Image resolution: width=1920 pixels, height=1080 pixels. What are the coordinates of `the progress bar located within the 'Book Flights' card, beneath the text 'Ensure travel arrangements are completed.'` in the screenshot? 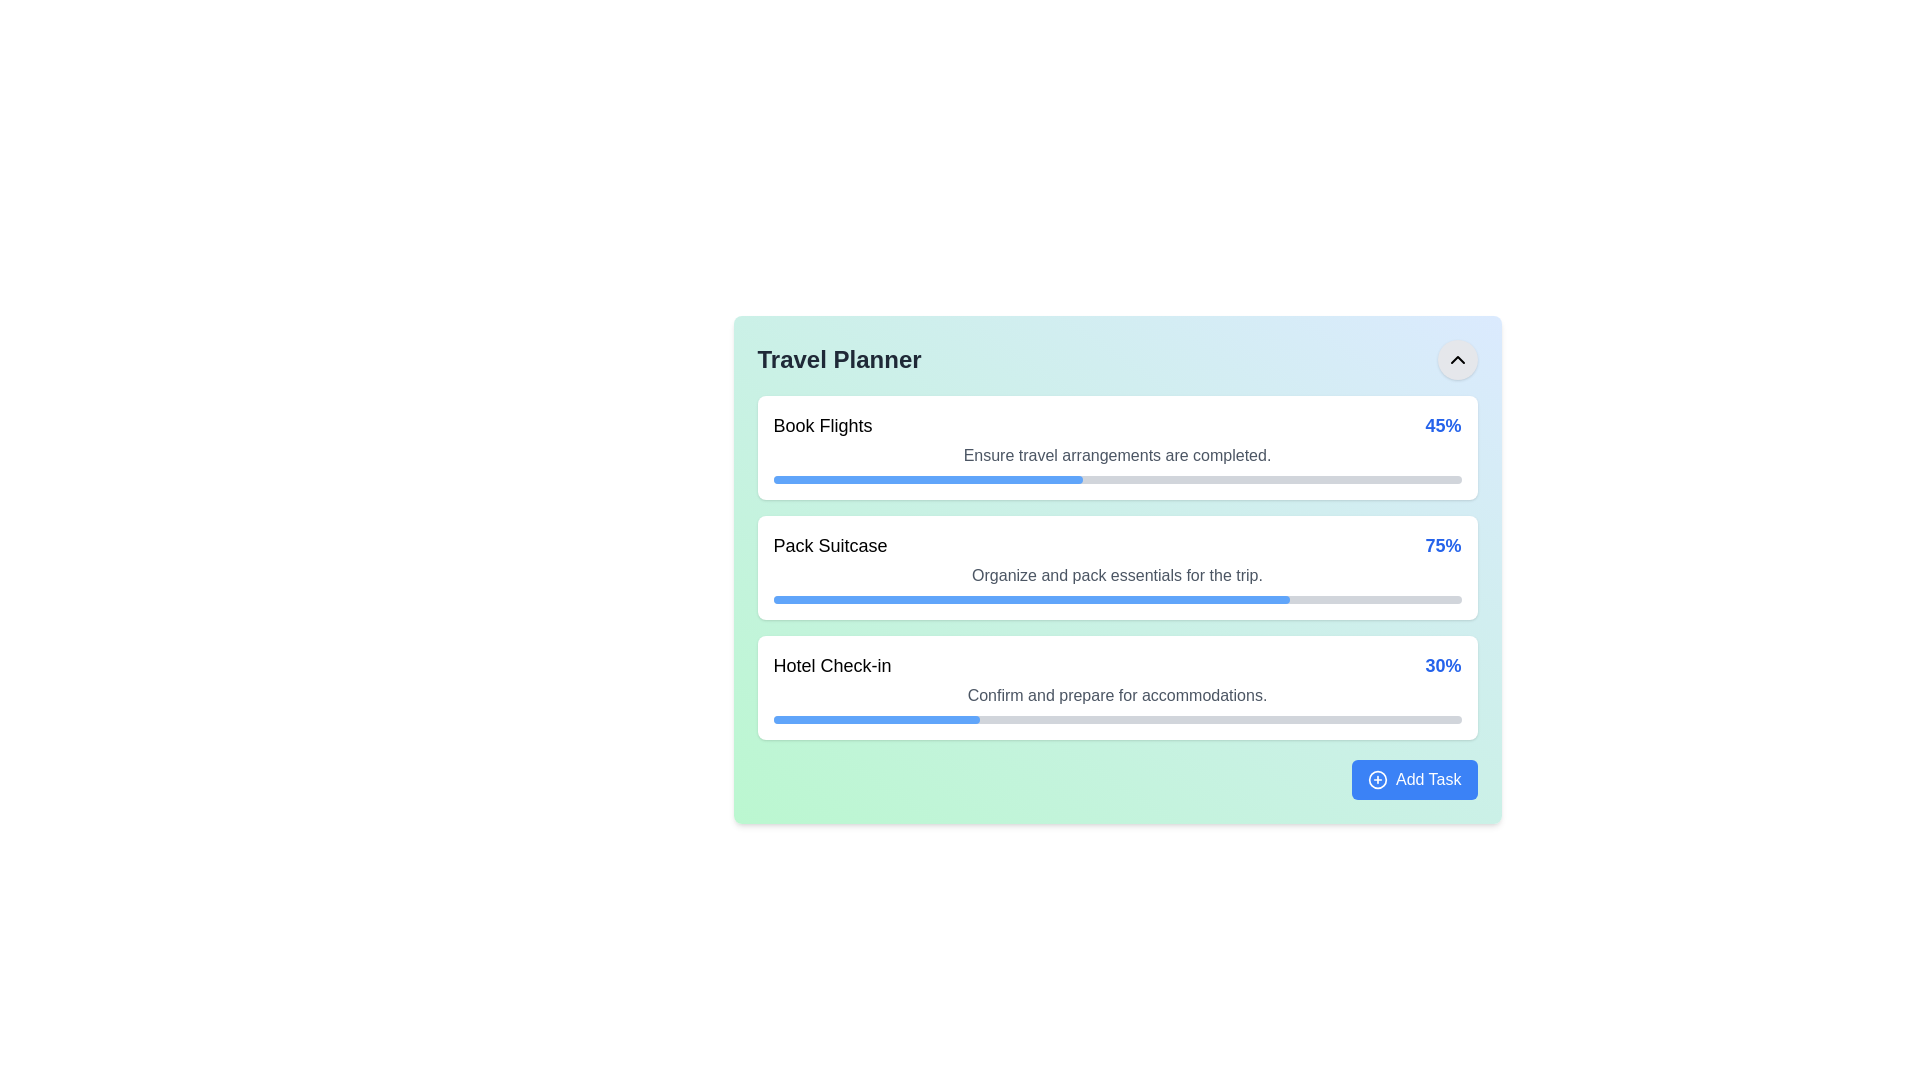 It's located at (1116, 479).